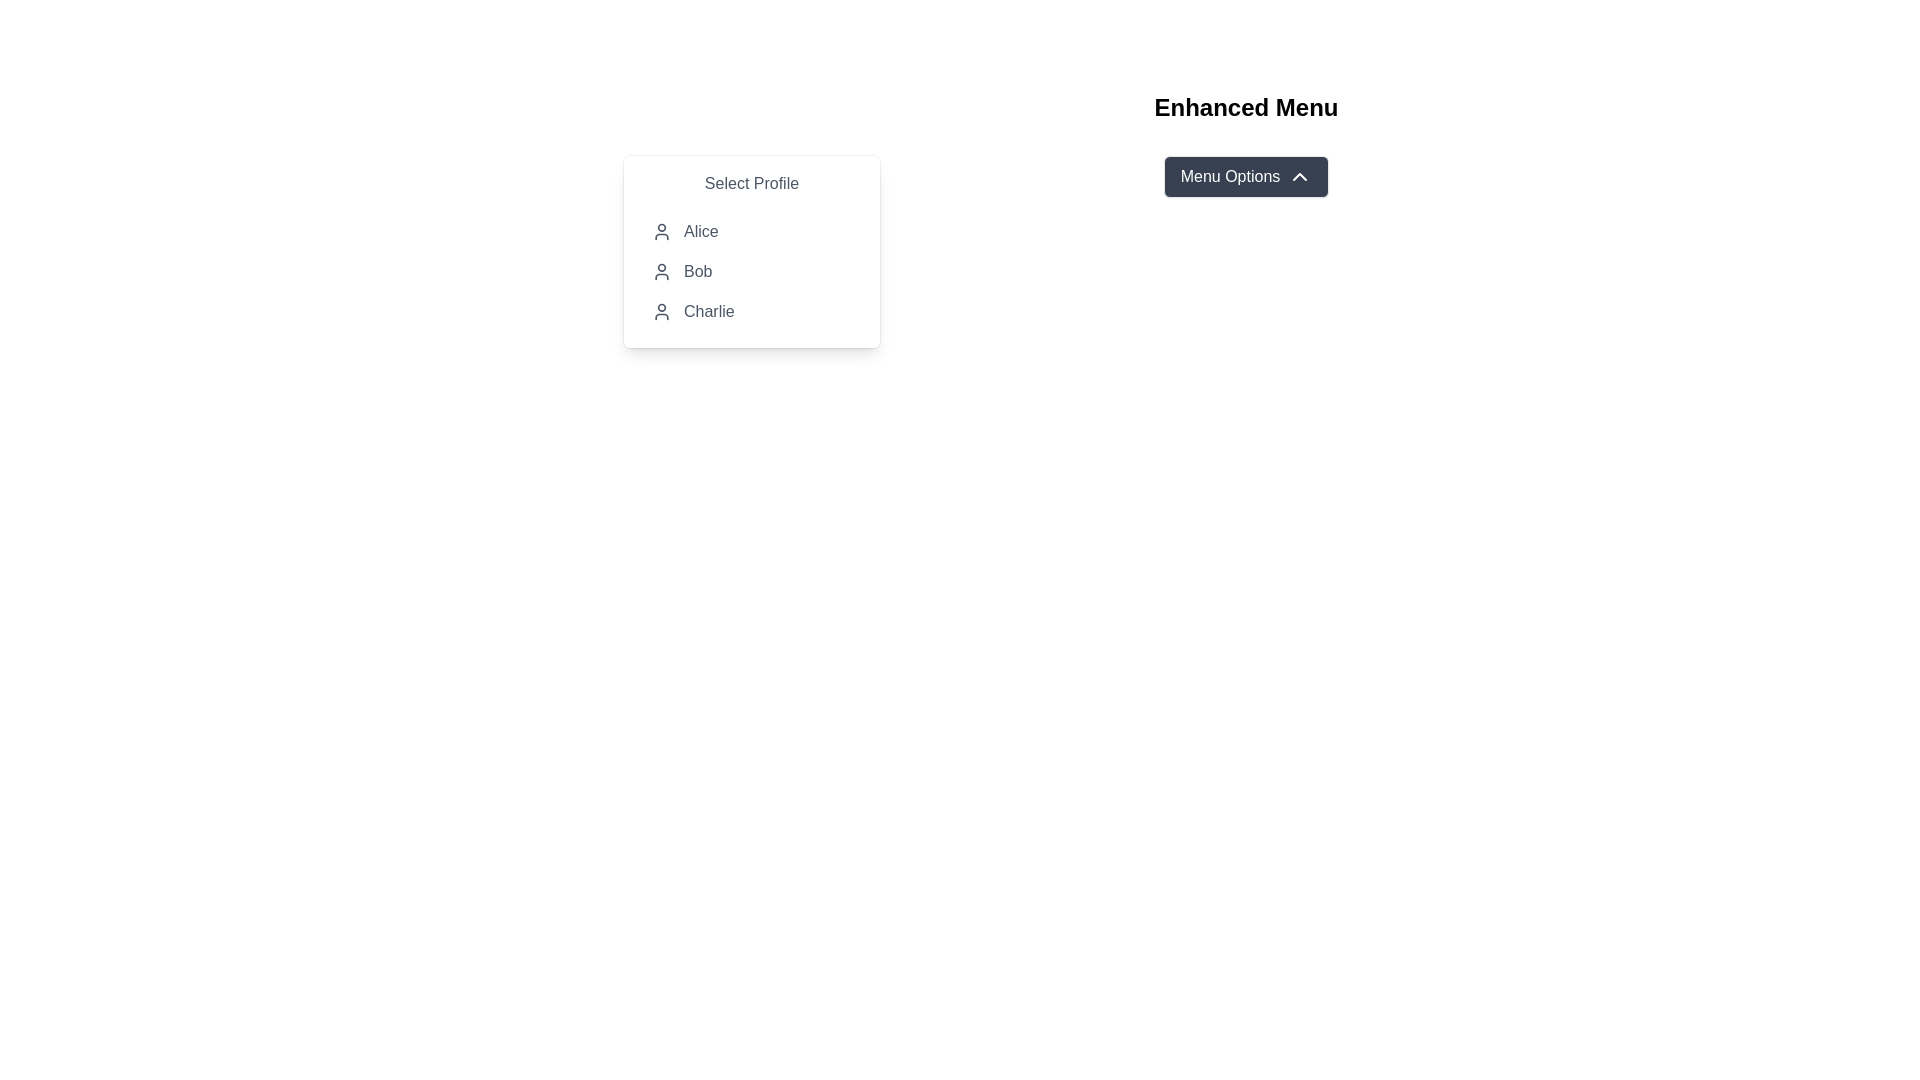 This screenshot has height=1080, width=1920. Describe the element at coordinates (680, 272) in the screenshot. I see `the menu item labeled 'Bob' with a user icon` at that location.